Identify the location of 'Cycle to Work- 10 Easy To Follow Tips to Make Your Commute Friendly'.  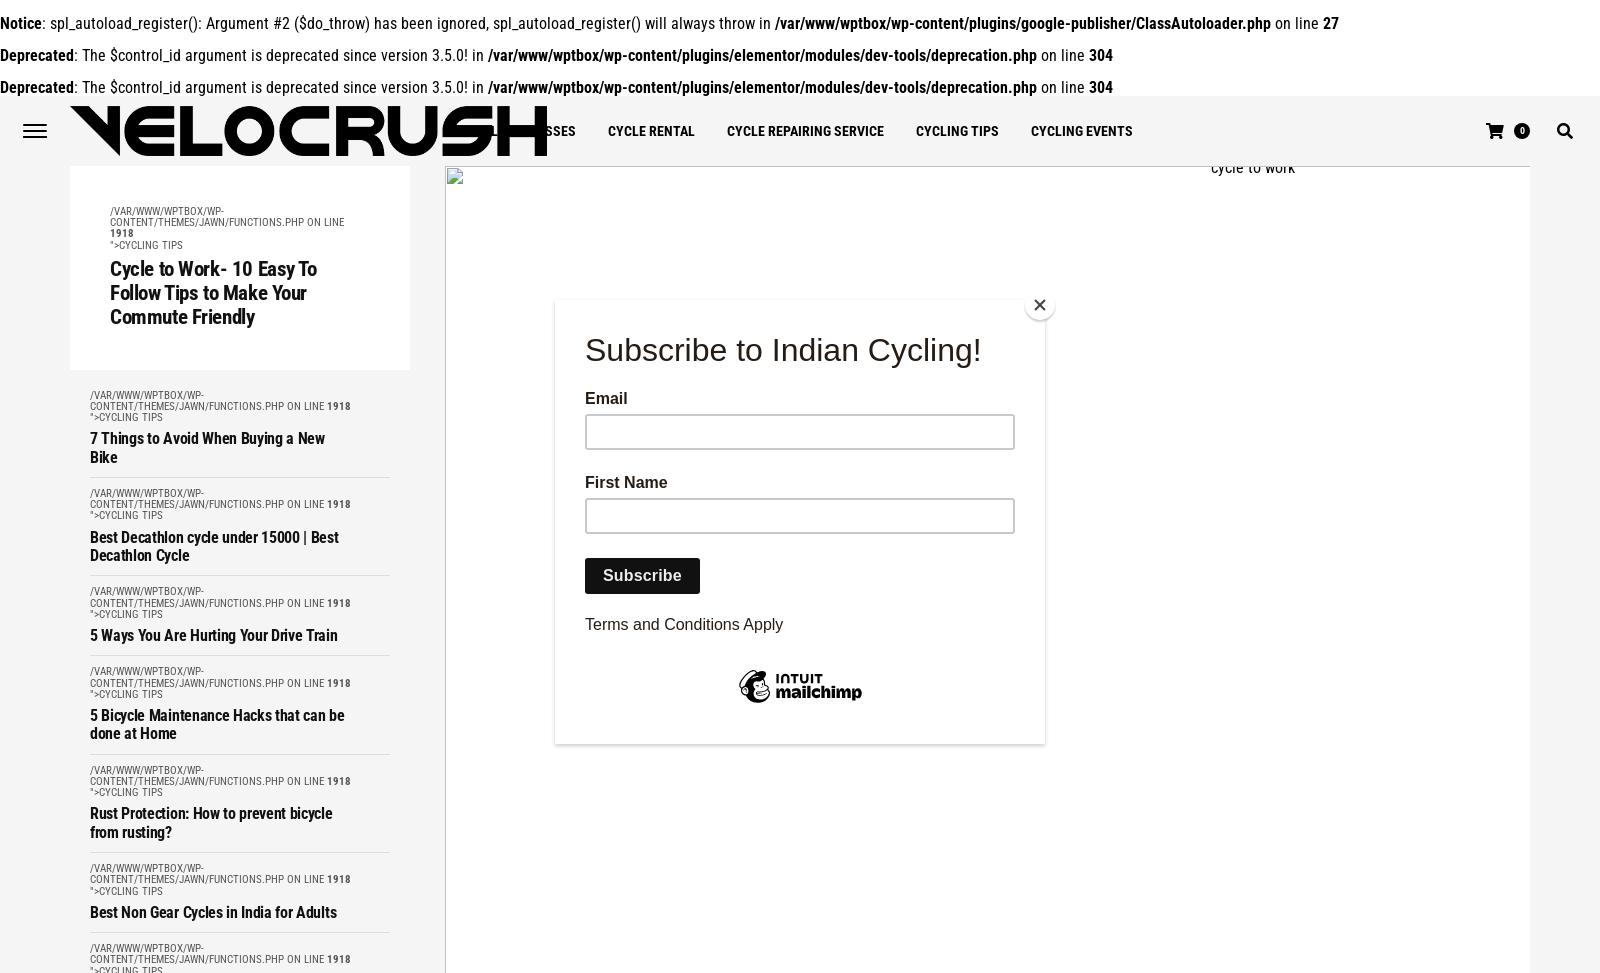
(109, 291).